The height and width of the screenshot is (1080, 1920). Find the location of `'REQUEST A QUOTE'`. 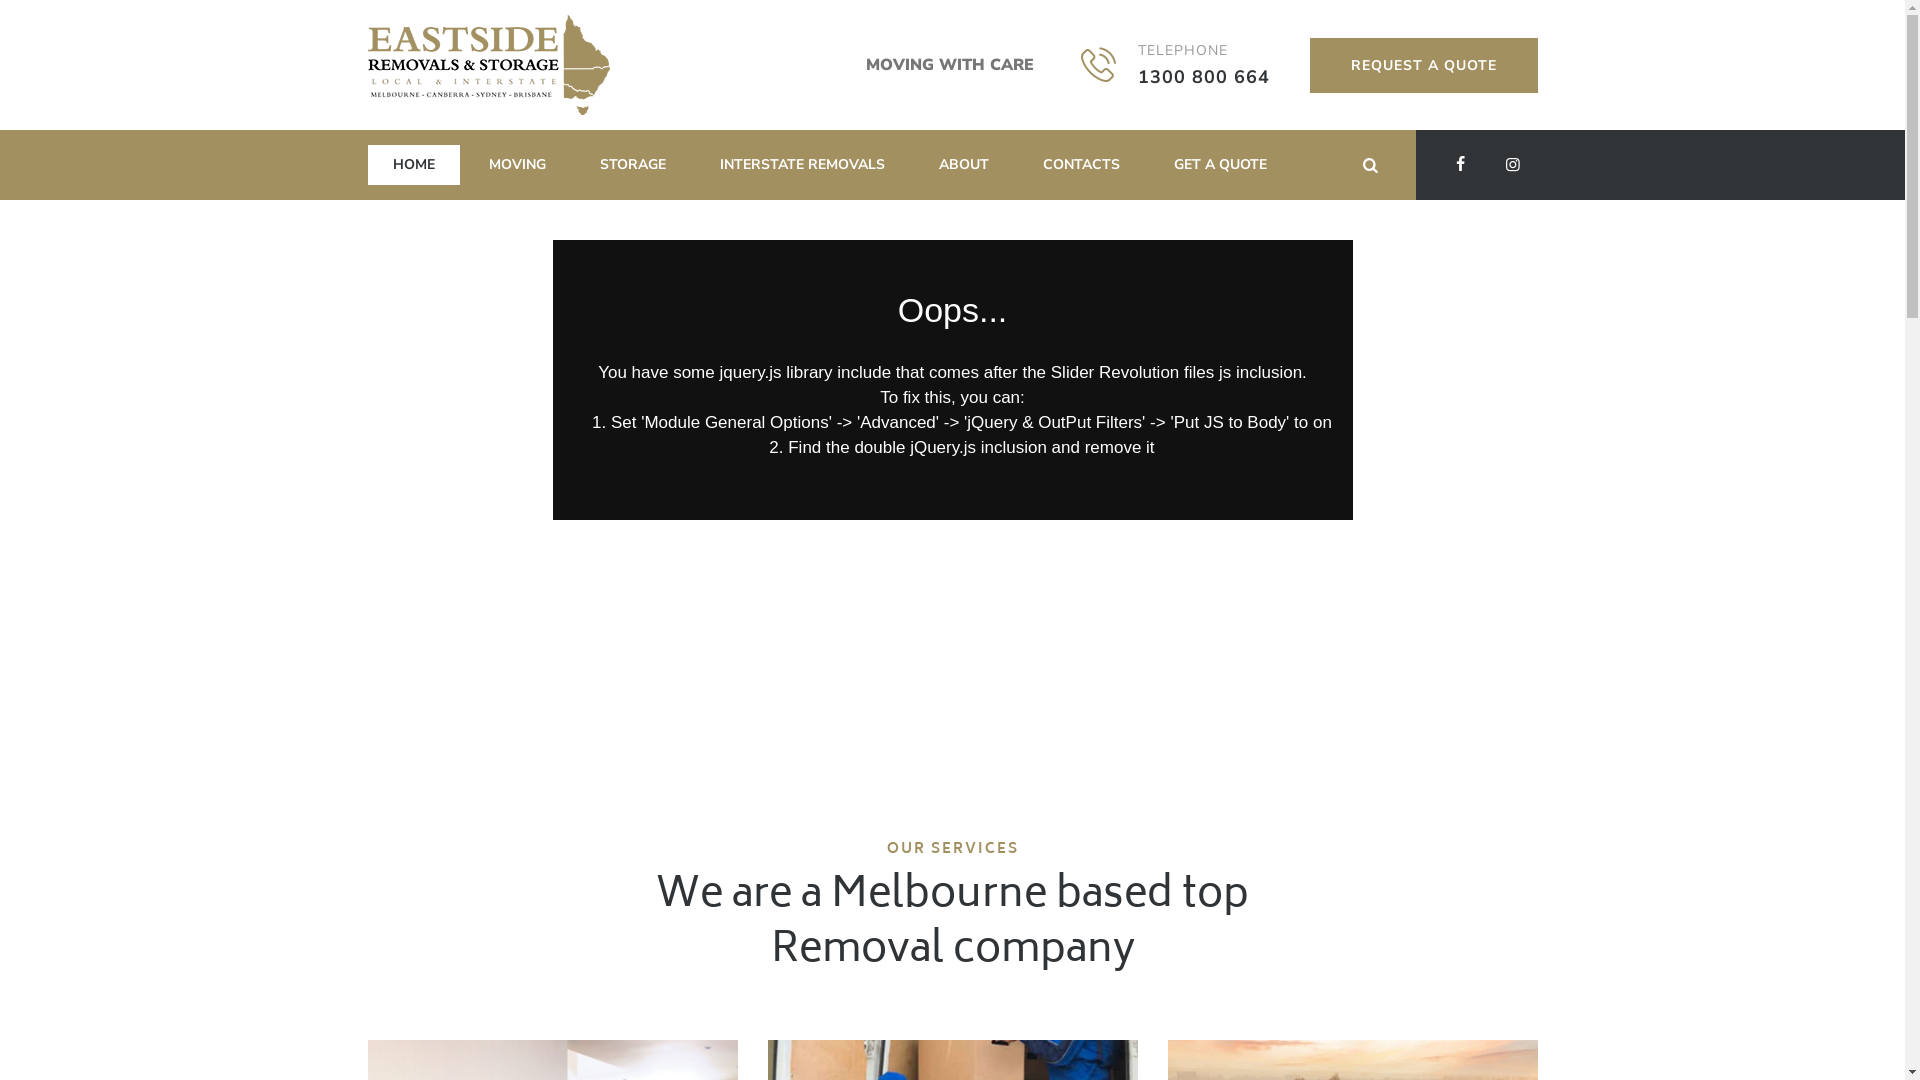

'REQUEST A QUOTE' is located at coordinates (1423, 64).